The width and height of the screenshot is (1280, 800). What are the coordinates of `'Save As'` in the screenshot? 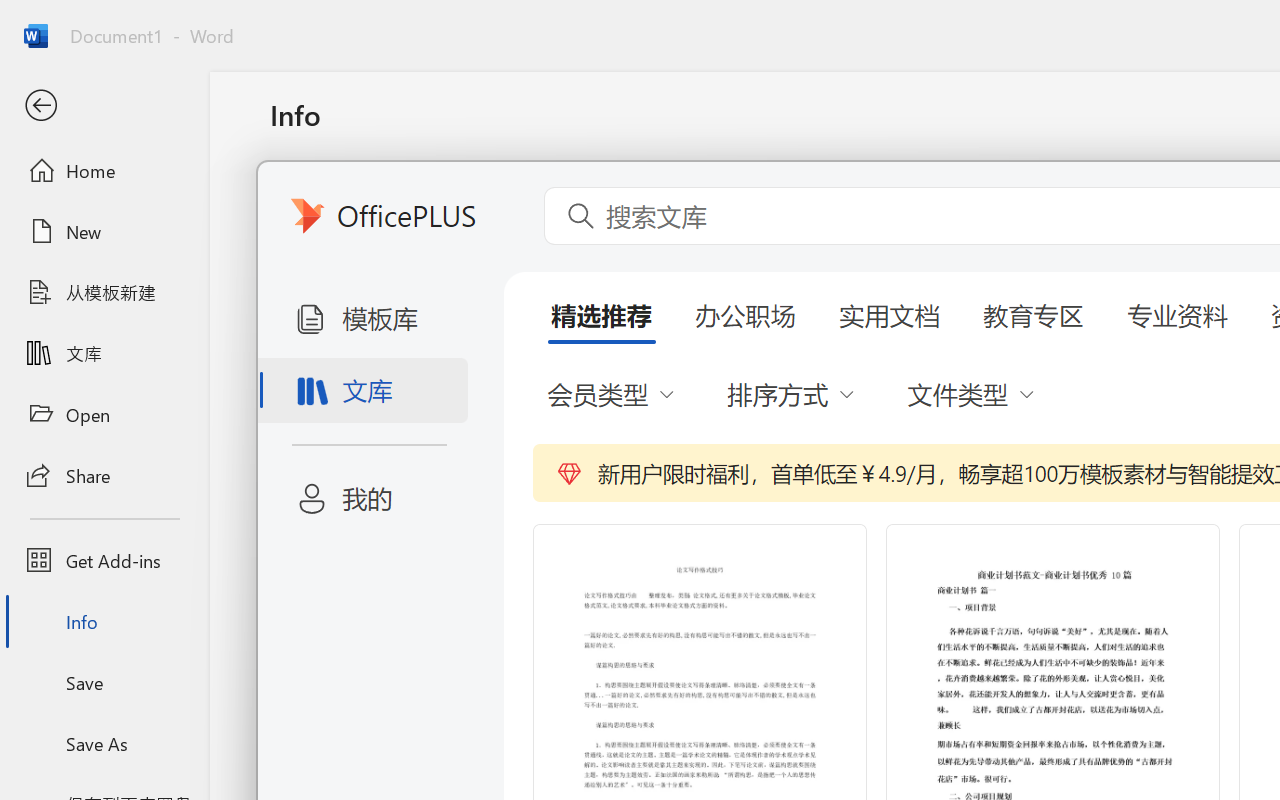 It's located at (103, 743).